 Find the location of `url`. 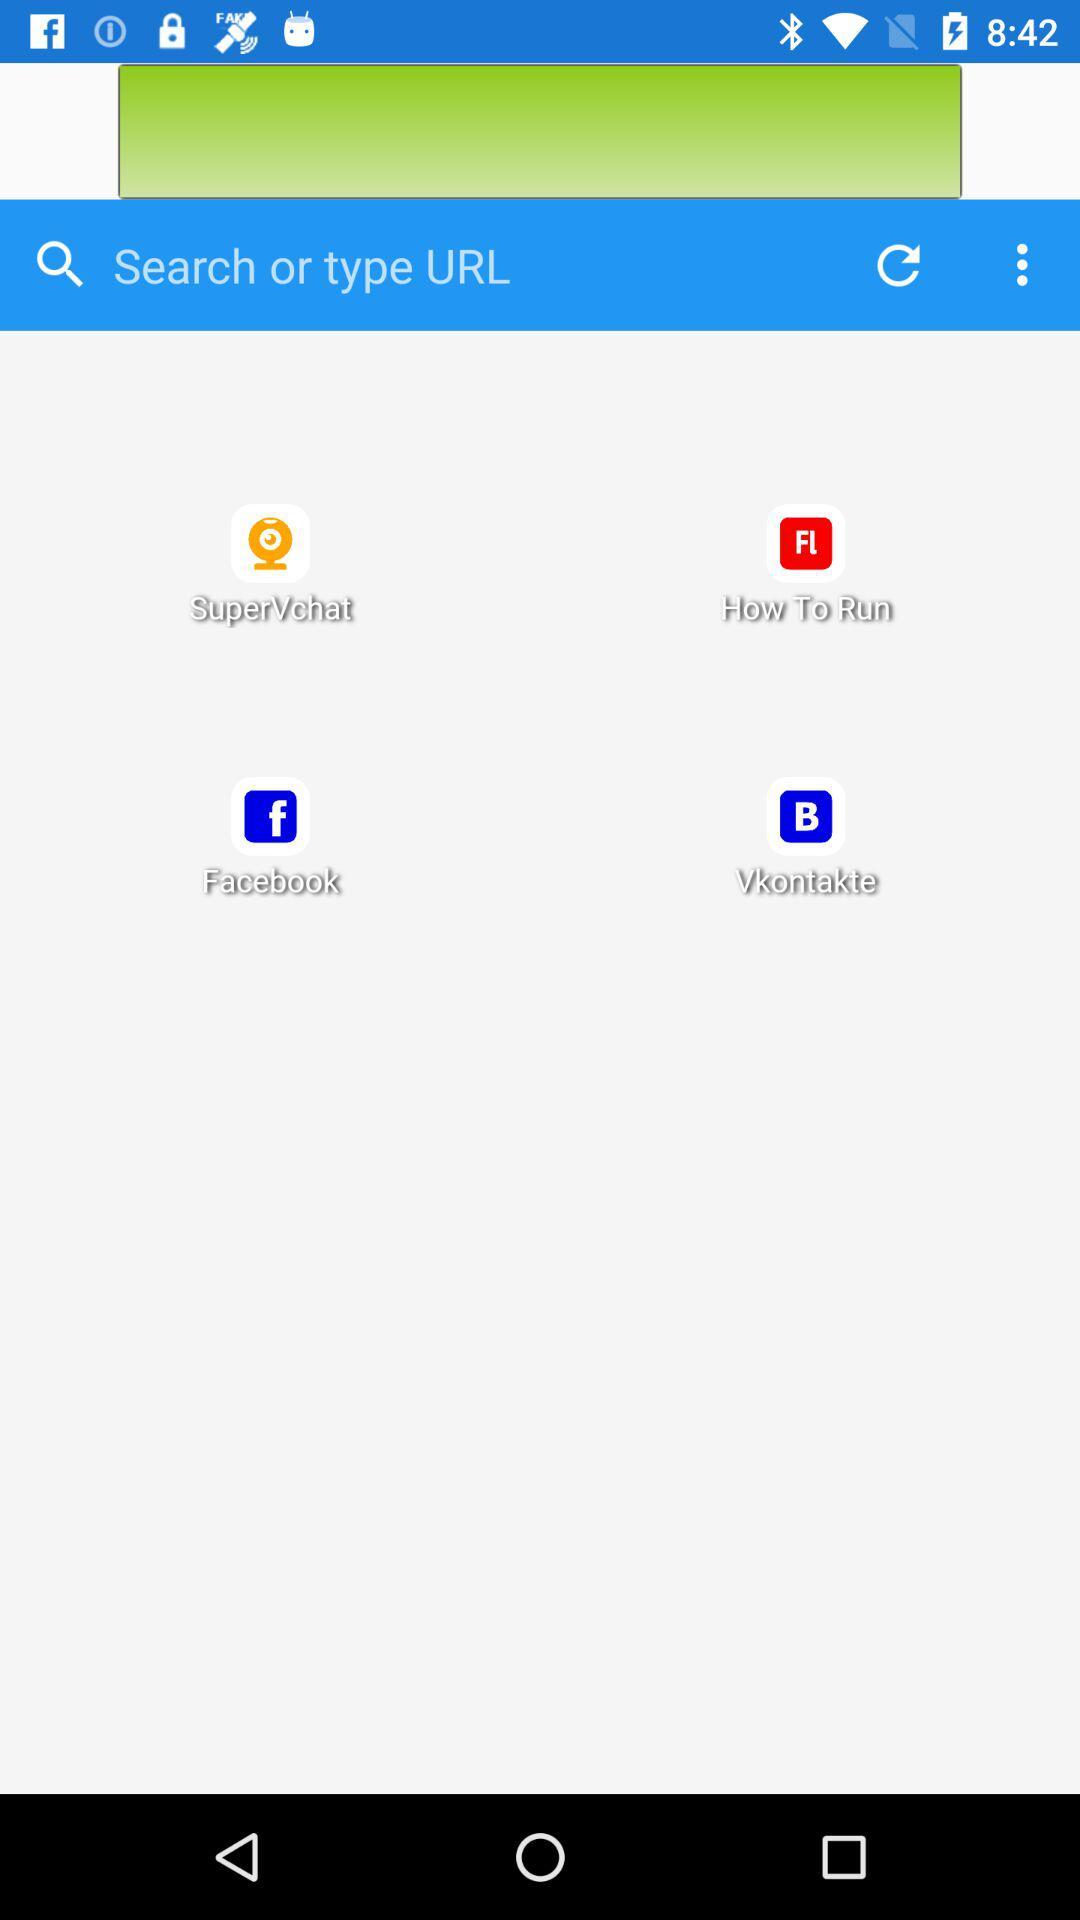

url is located at coordinates (461, 264).